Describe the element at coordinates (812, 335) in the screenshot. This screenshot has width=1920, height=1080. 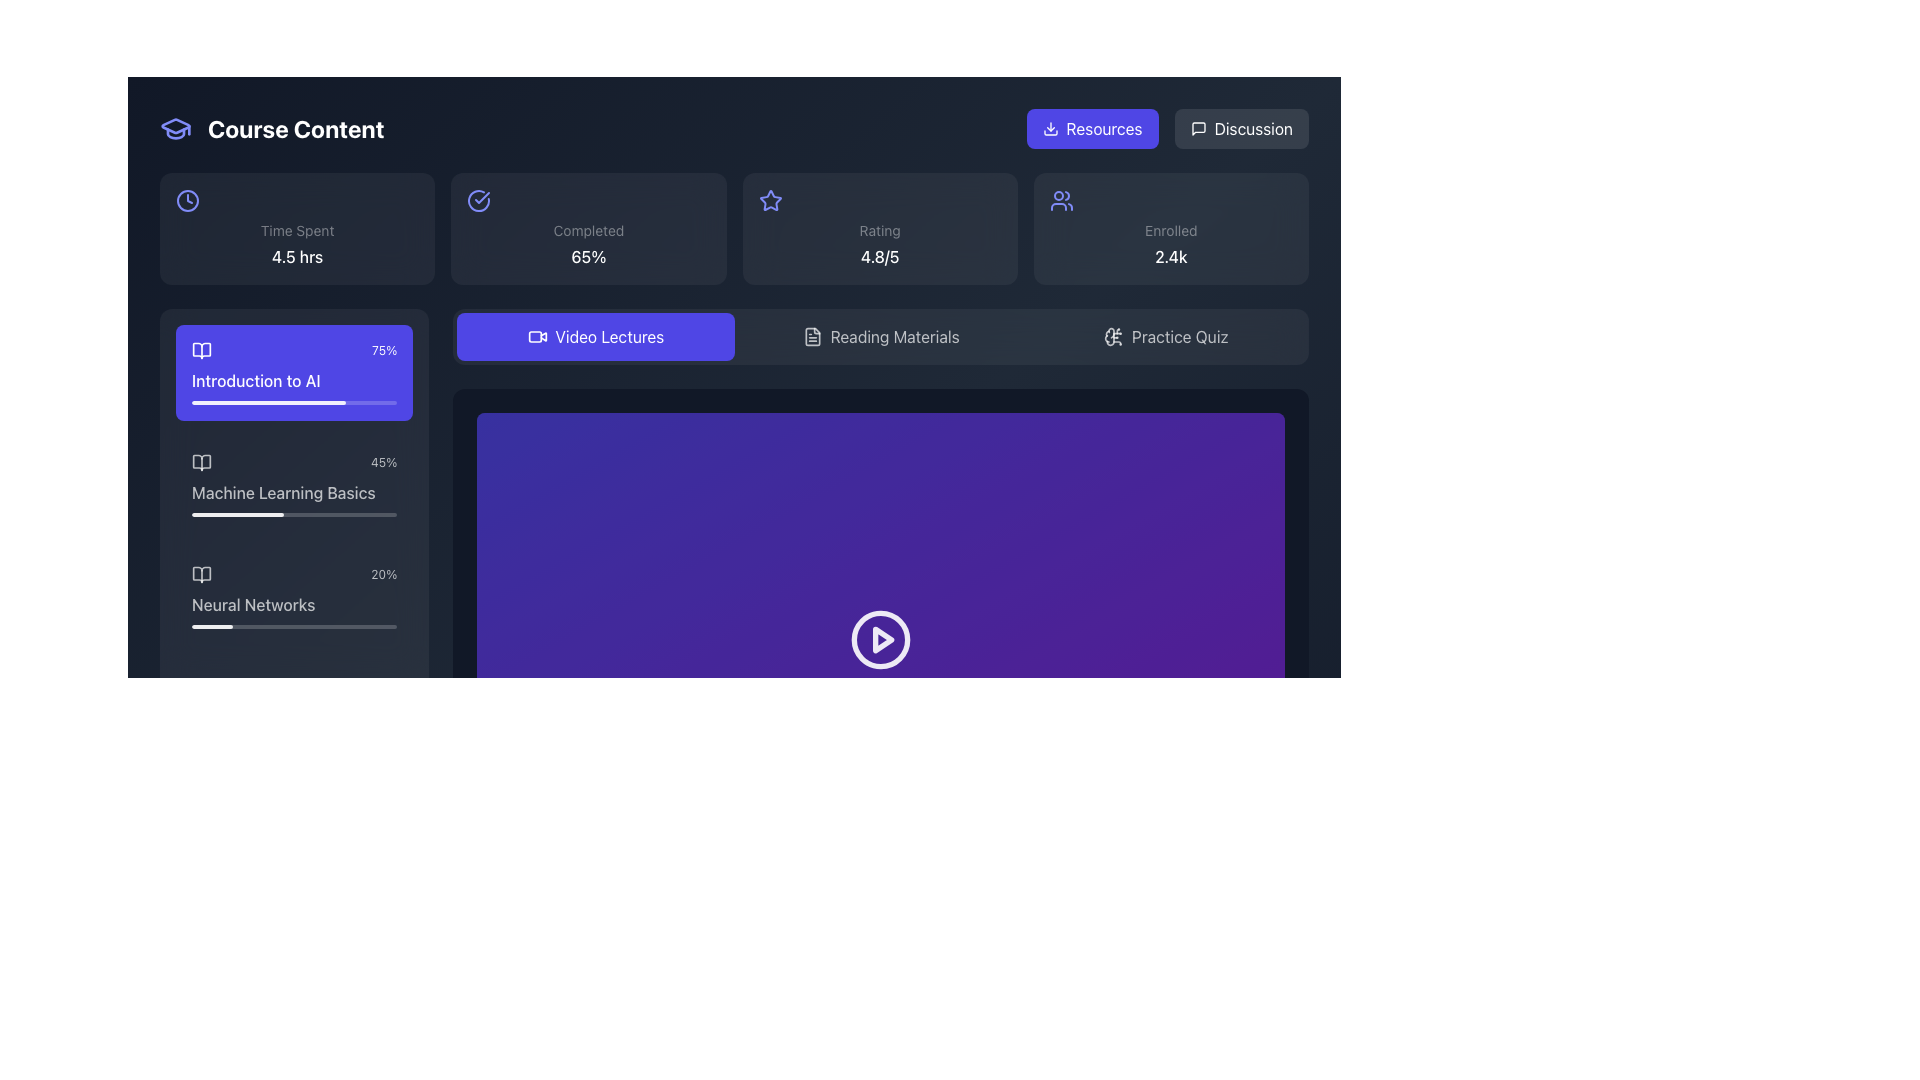
I see `the document or file icon within the 'Reading Materials' button, which is centrally located in the horizontal toolbar next to 'Video Lectures' and 'Practice Quiz'` at that location.